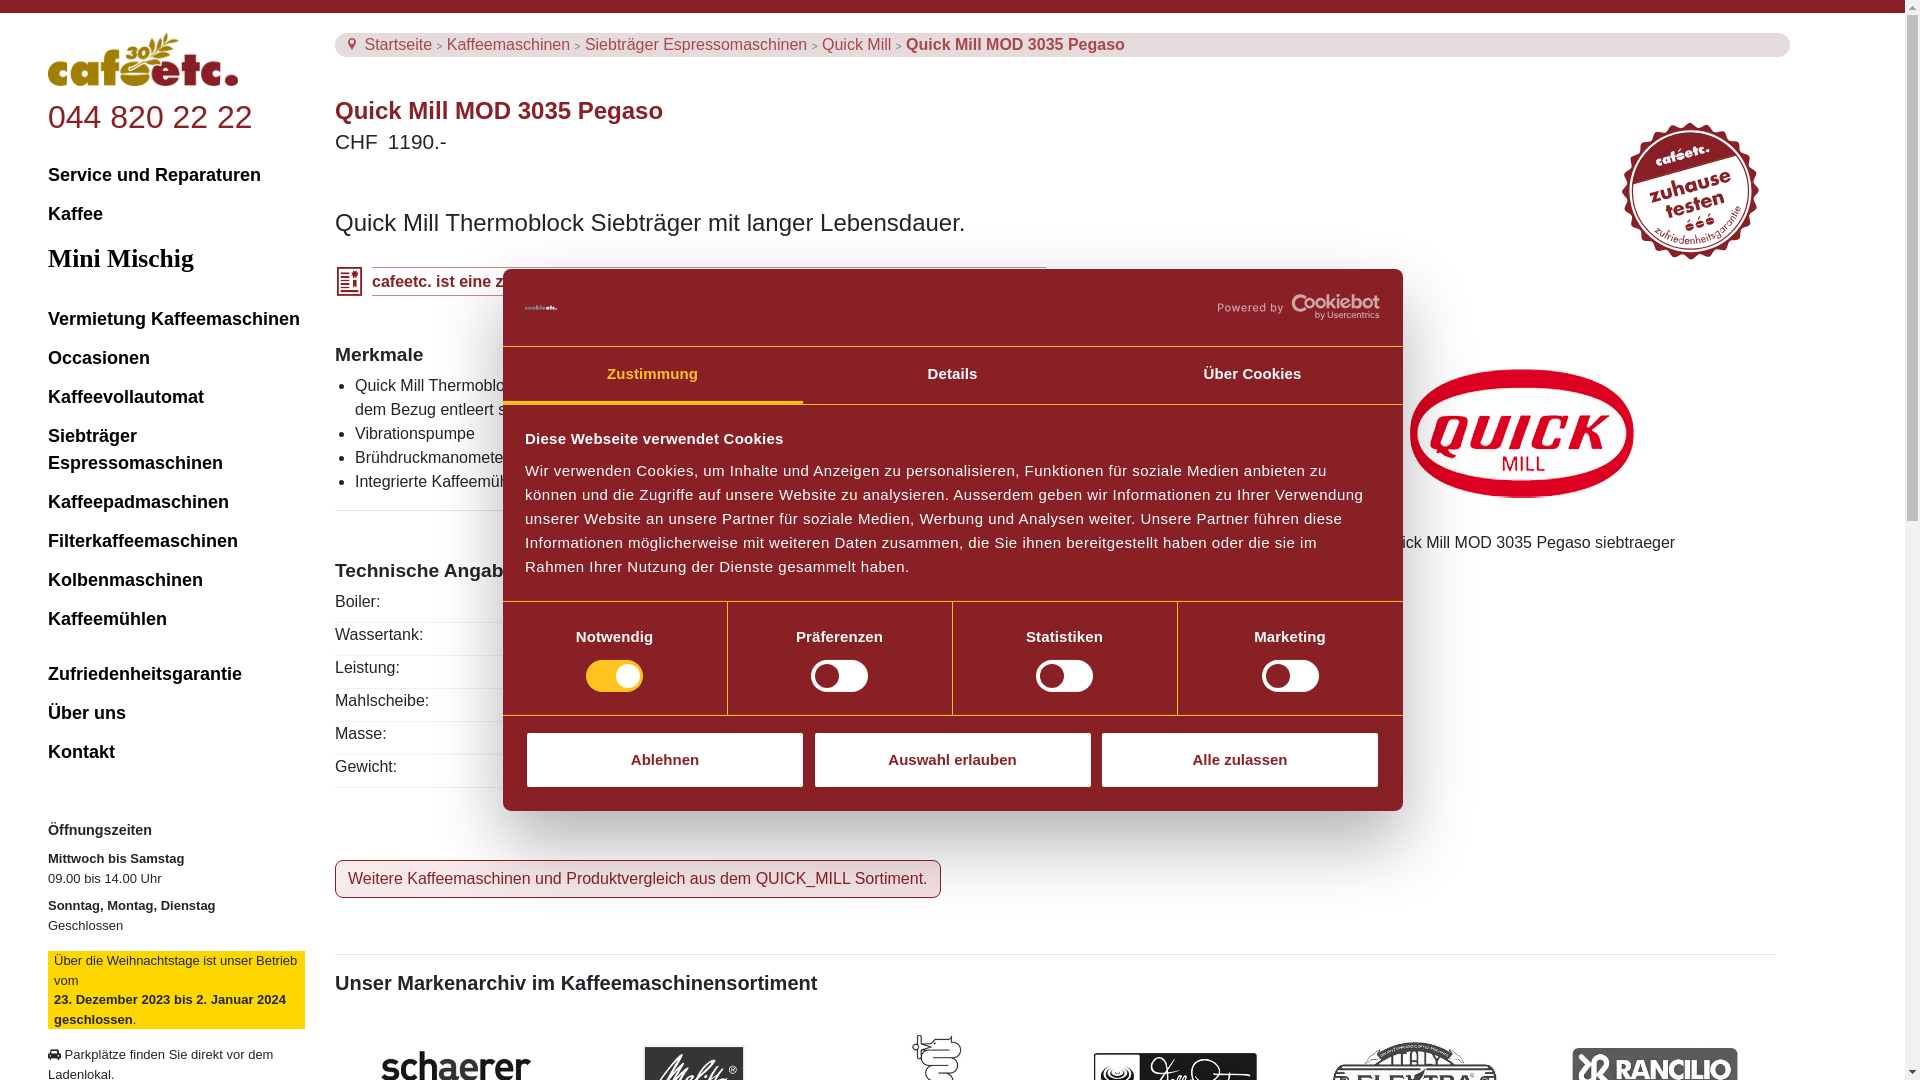  I want to click on 'Alle zulassen', so click(1238, 759).